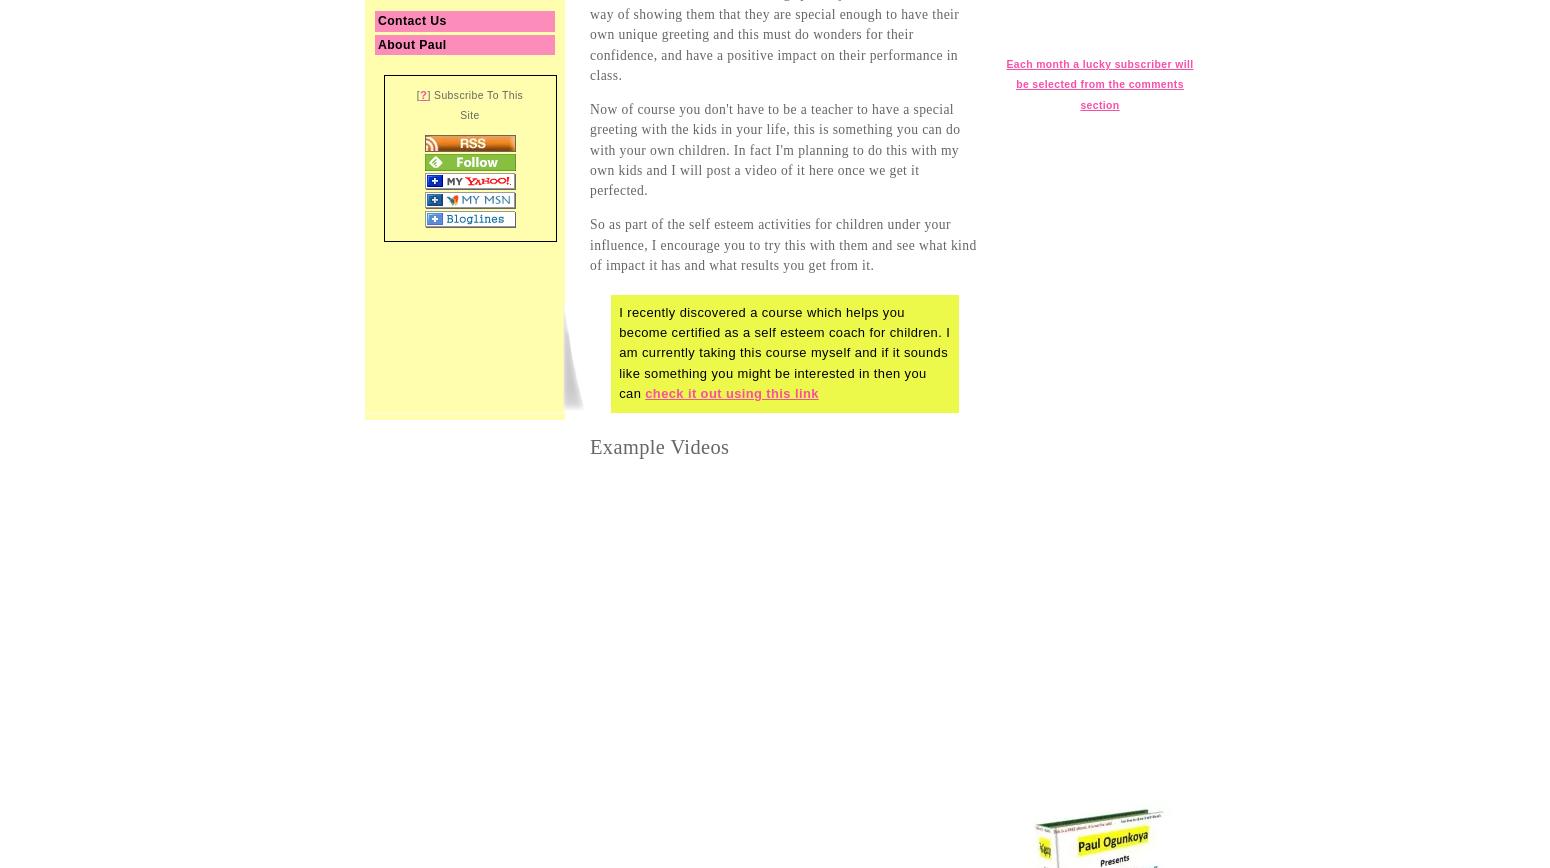 This screenshot has height=868, width=1550. What do you see at coordinates (423, 94) in the screenshot?
I see `'?'` at bounding box center [423, 94].